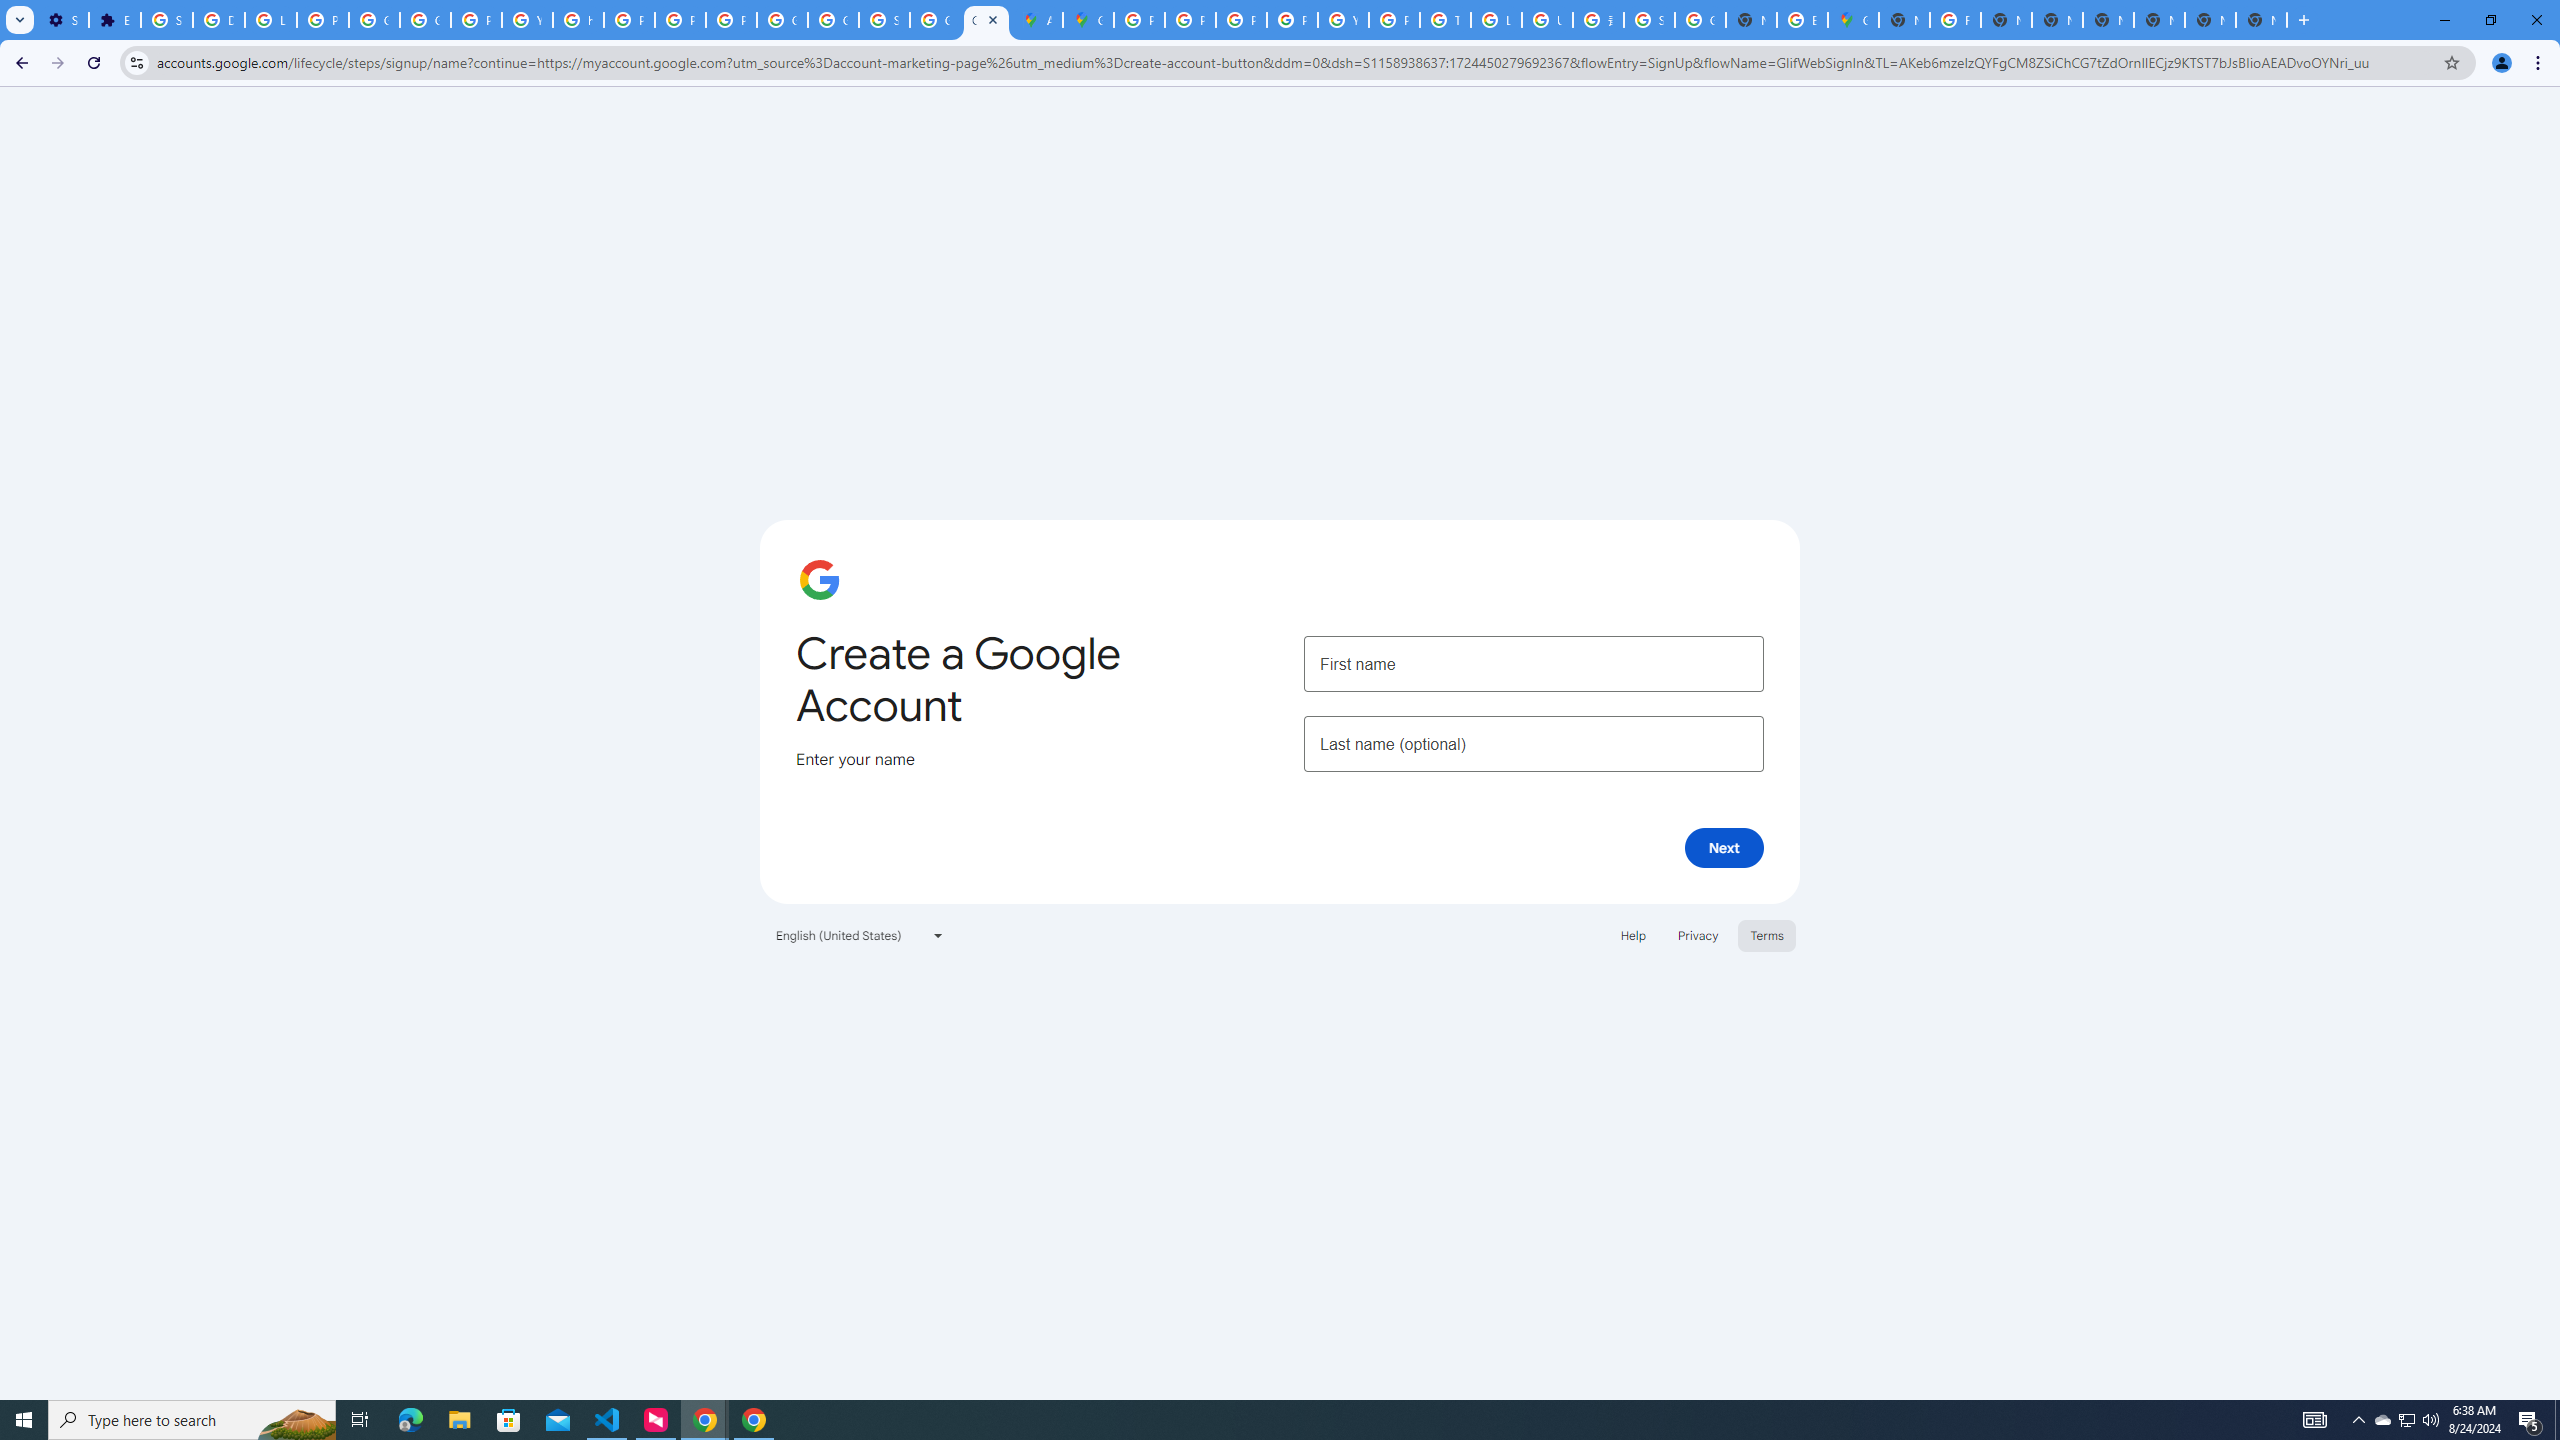 The height and width of the screenshot is (1440, 2560). I want to click on 'Extensions', so click(114, 19).